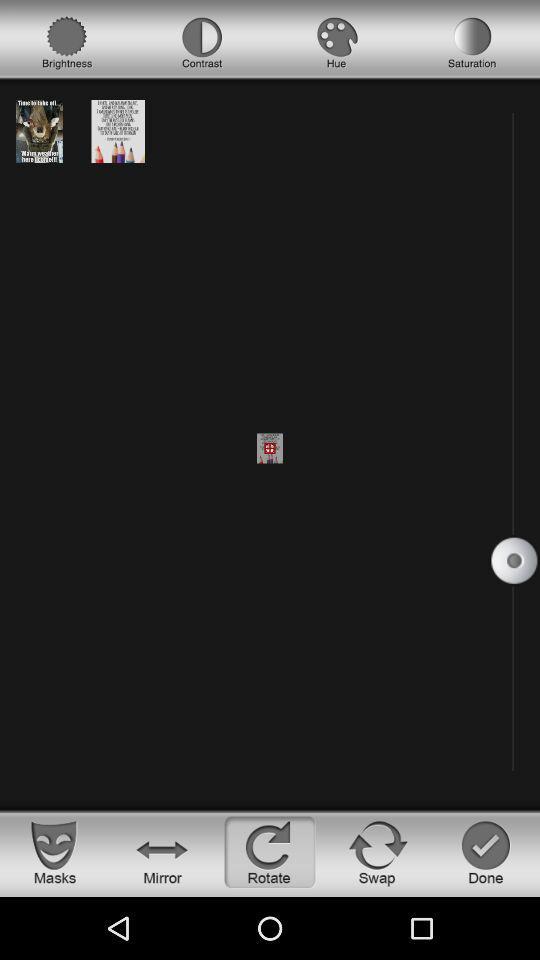 The height and width of the screenshot is (960, 540). Describe the element at coordinates (485, 851) in the screenshot. I see `done` at that location.